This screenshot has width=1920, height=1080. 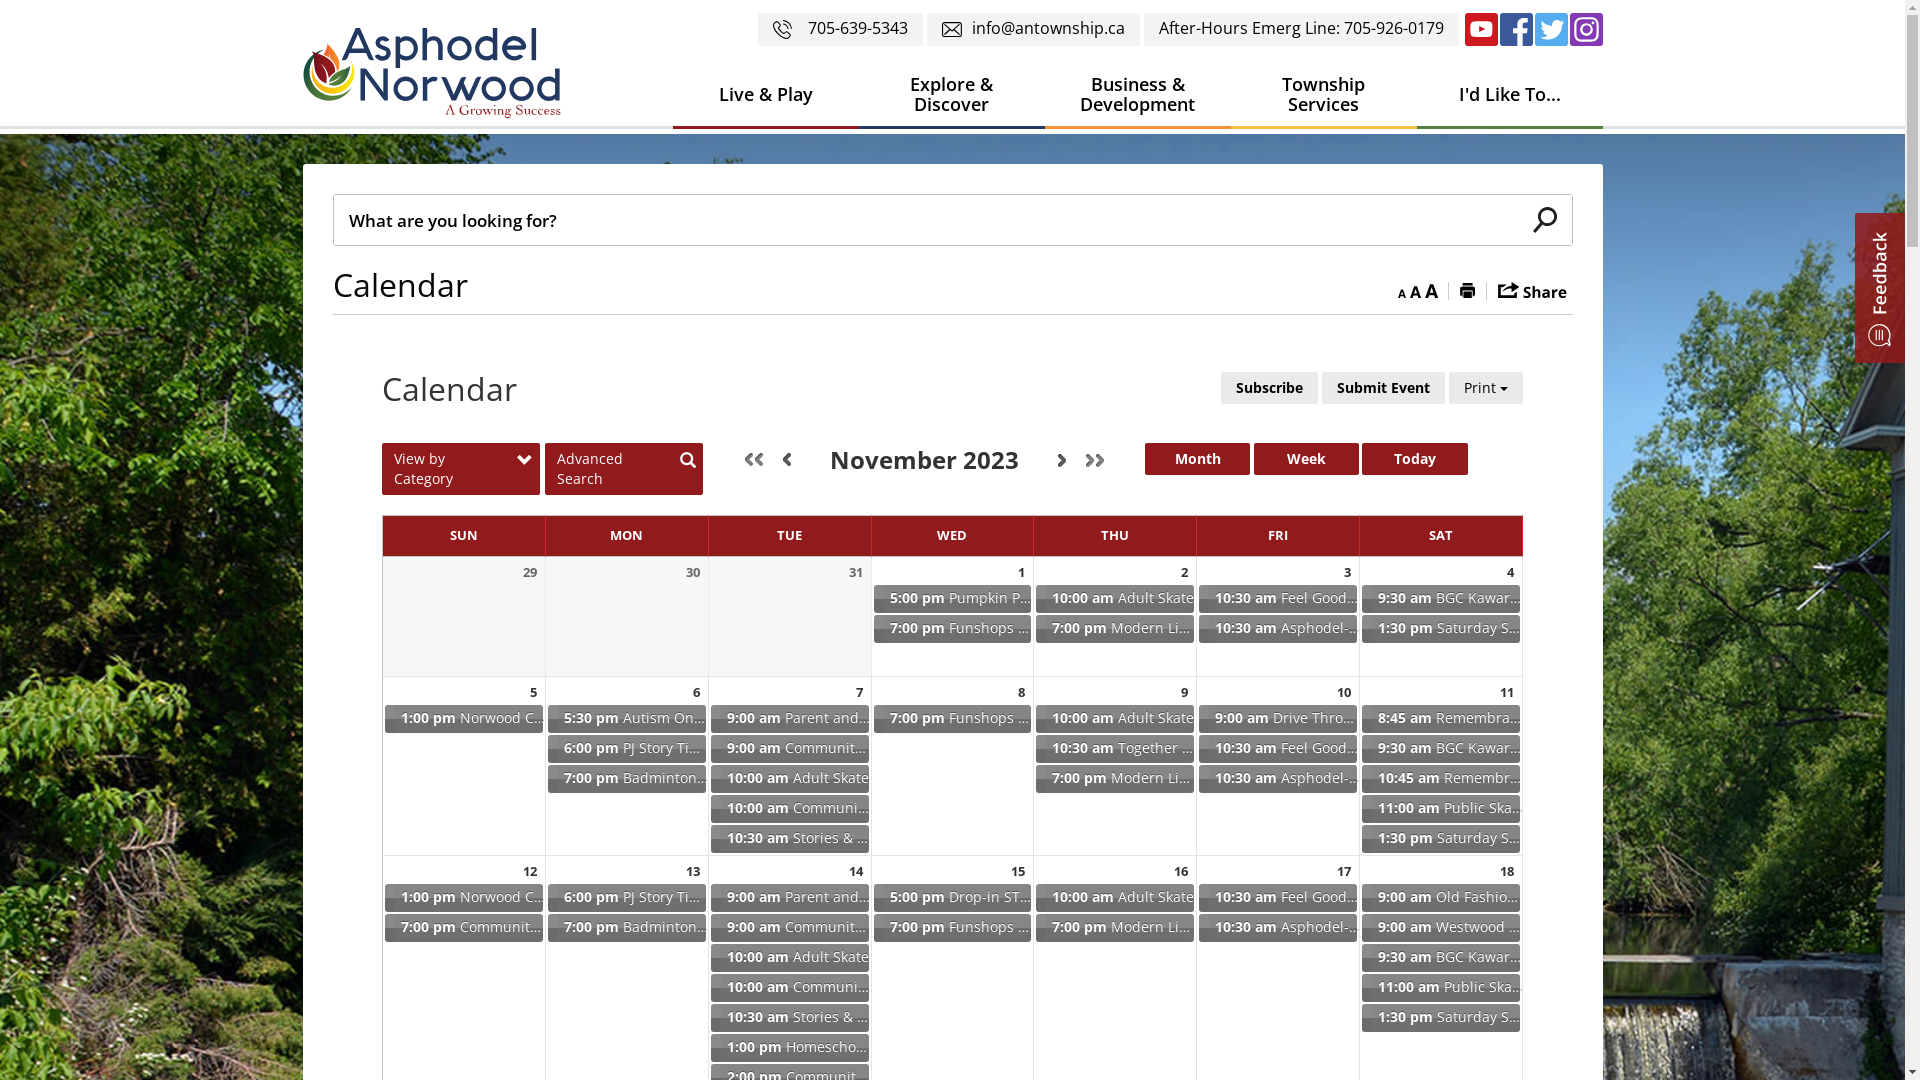 I want to click on '1:00 pm Norwood Curling Club', so click(x=463, y=897).